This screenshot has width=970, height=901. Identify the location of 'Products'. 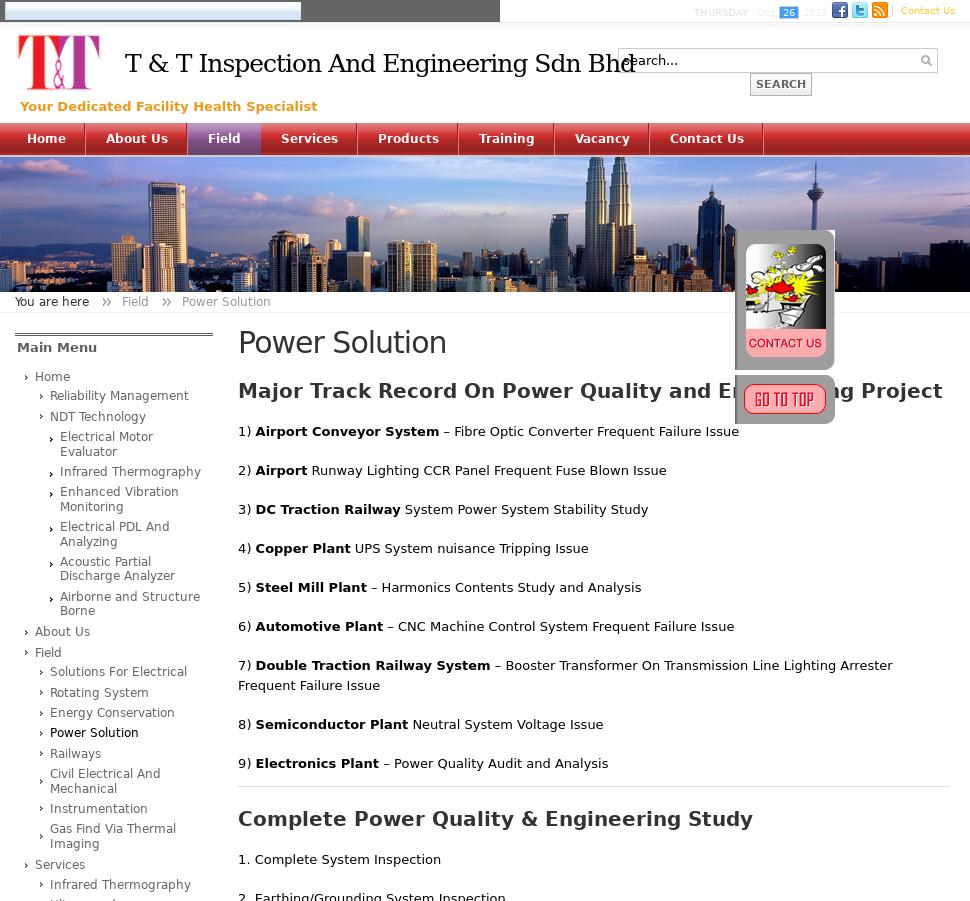
(408, 139).